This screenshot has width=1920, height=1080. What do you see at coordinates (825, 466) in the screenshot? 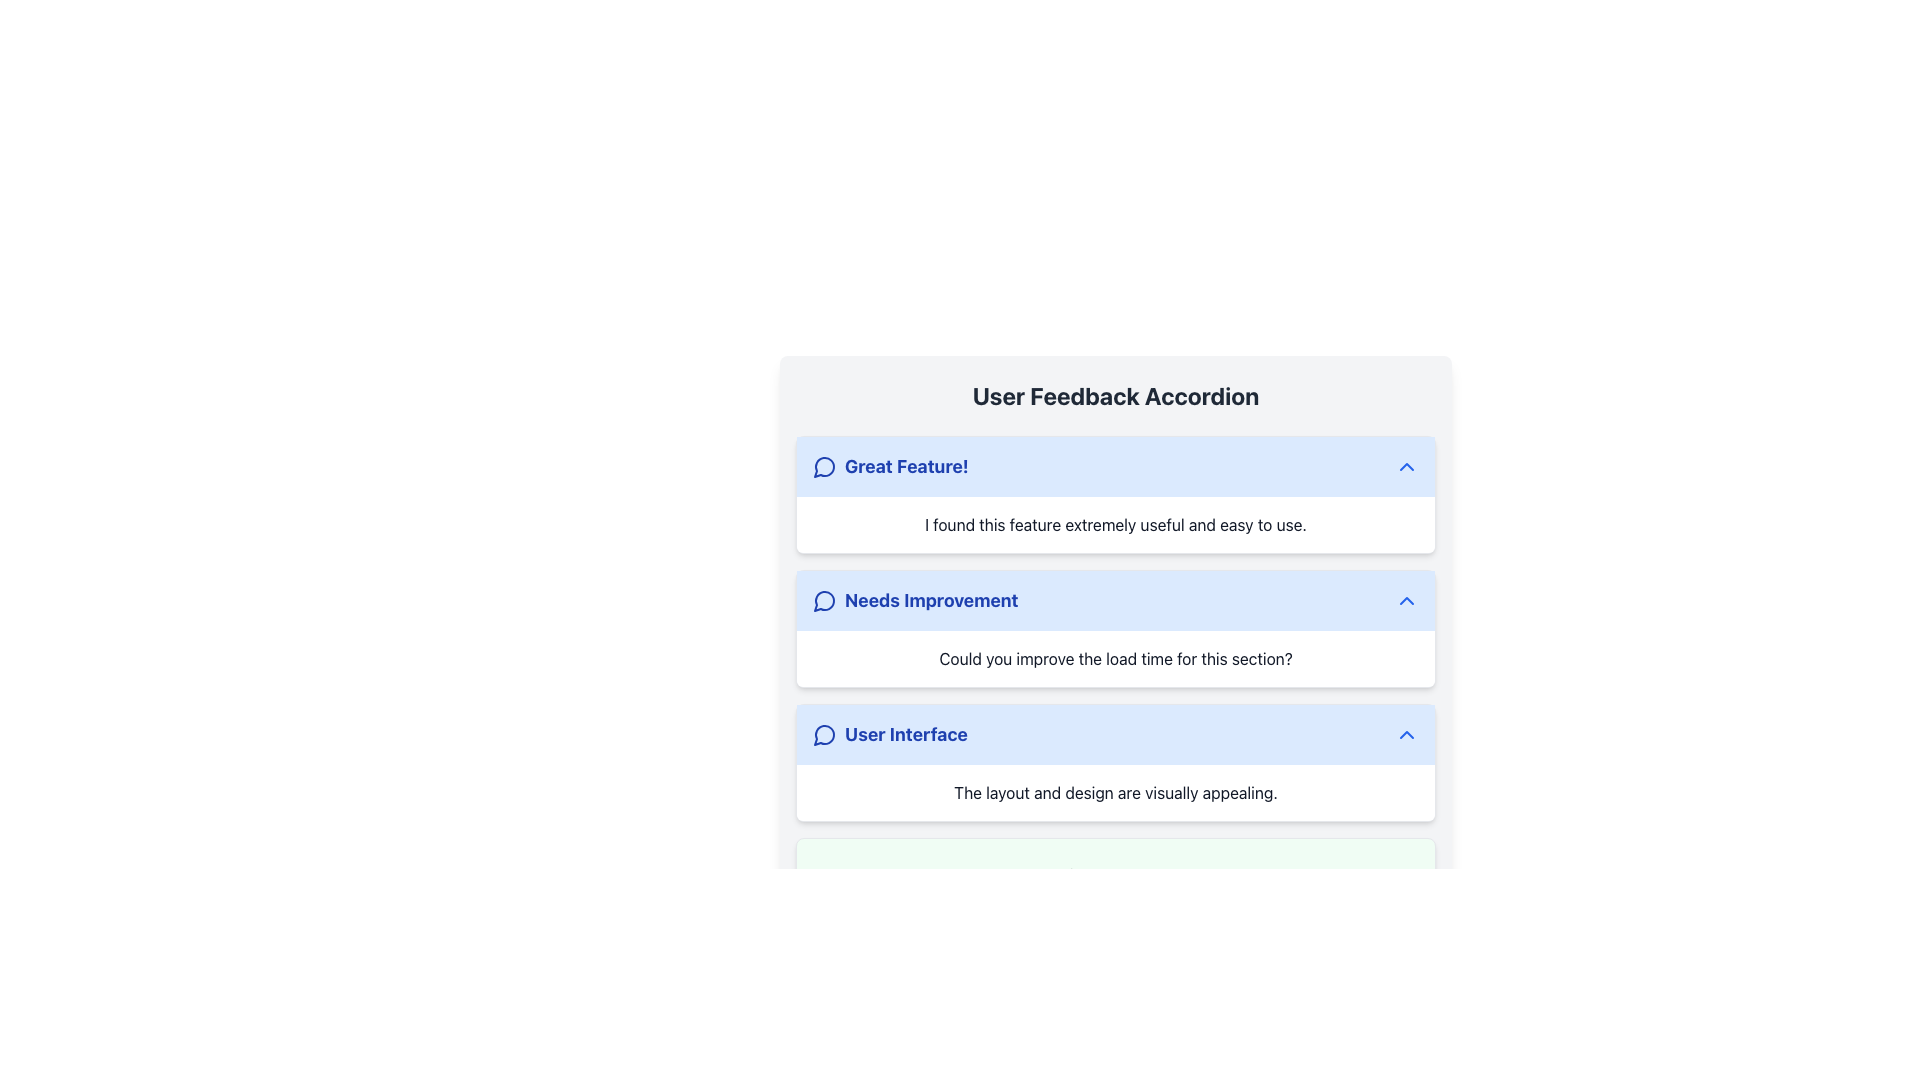
I see `the graphical icon indicating a comment or message located in the top-left corner of the first feedback item labeled 'User Feedback Accordion', positioned to the left of the text 'Great Feature!'` at bounding box center [825, 466].